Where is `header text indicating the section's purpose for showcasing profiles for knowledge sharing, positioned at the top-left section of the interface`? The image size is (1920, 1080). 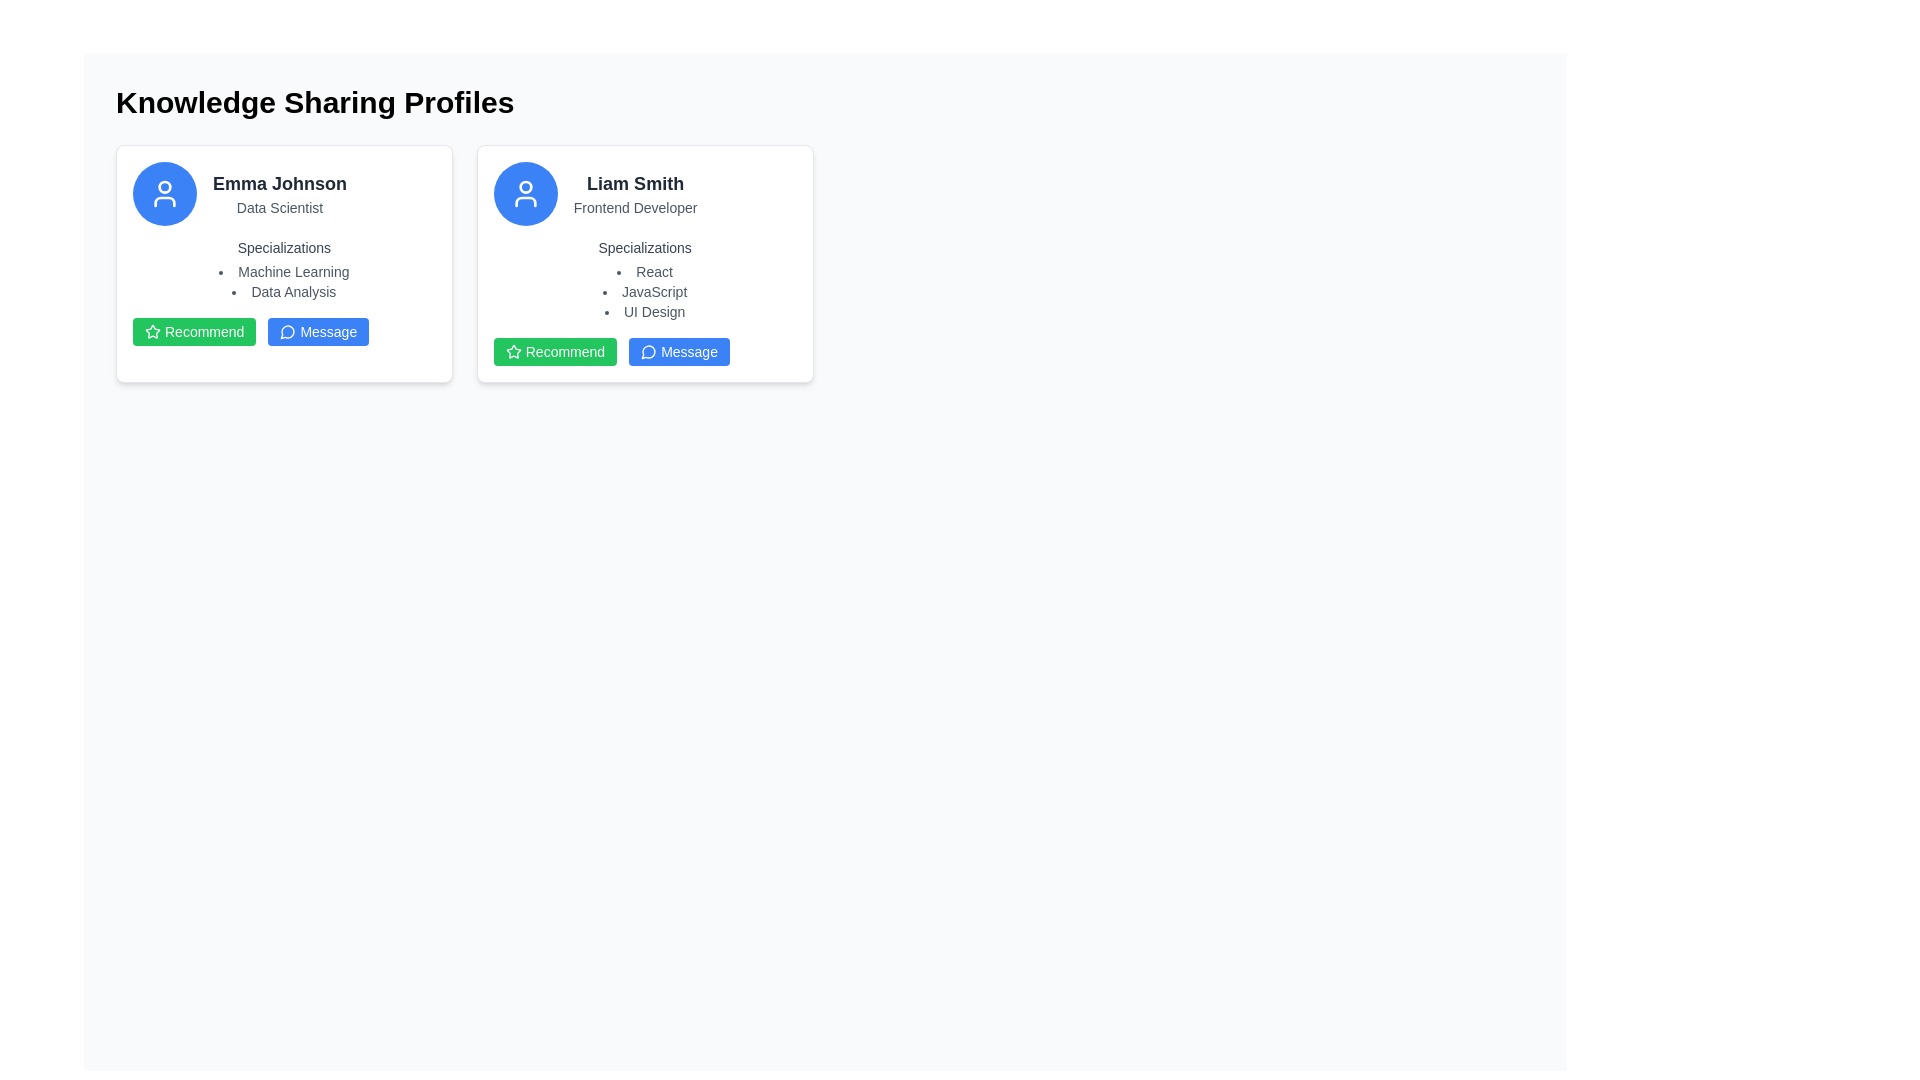
header text indicating the section's purpose for showcasing profiles for knowledge sharing, positioned at the top-left section of the interface is located at coordinates (314, 103).